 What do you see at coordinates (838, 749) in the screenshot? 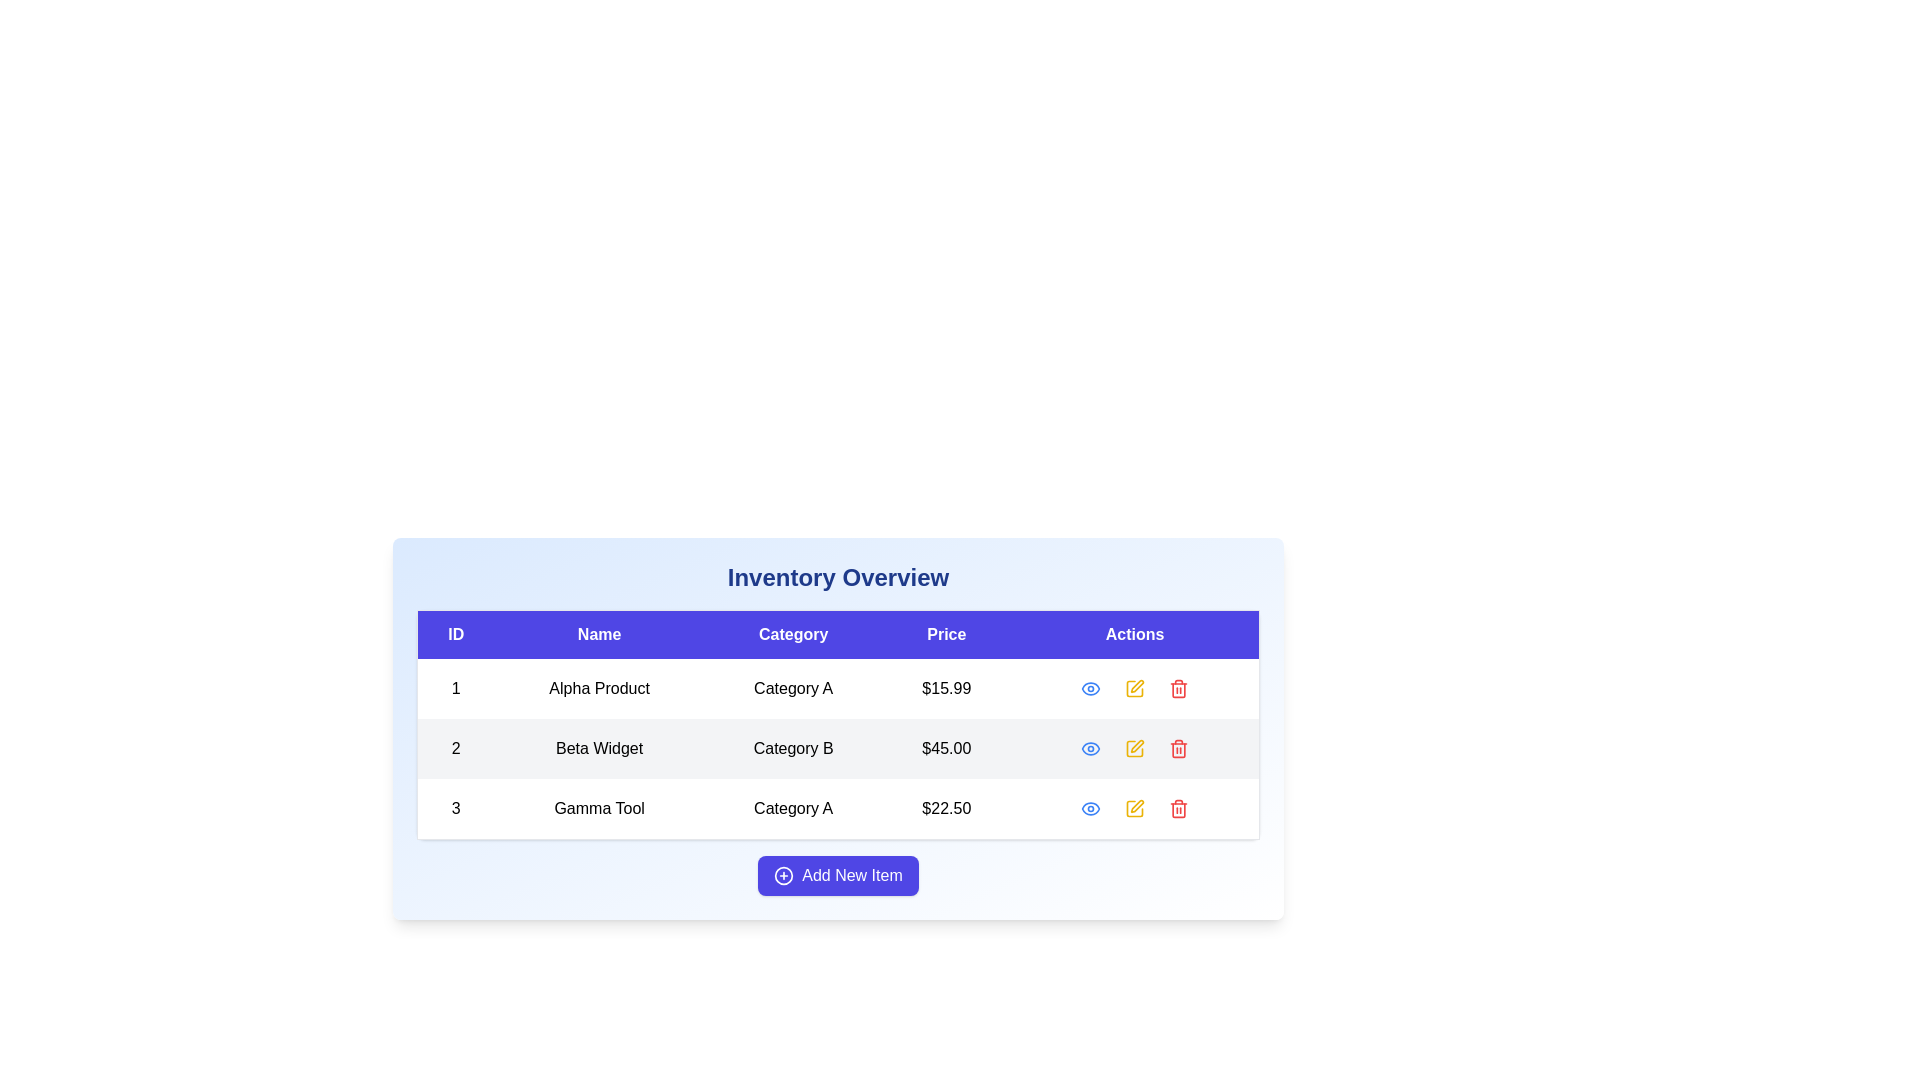
I see `displayed details of the second row in the table, which contains information about a specific product or item` at bounding box center [838, 749].